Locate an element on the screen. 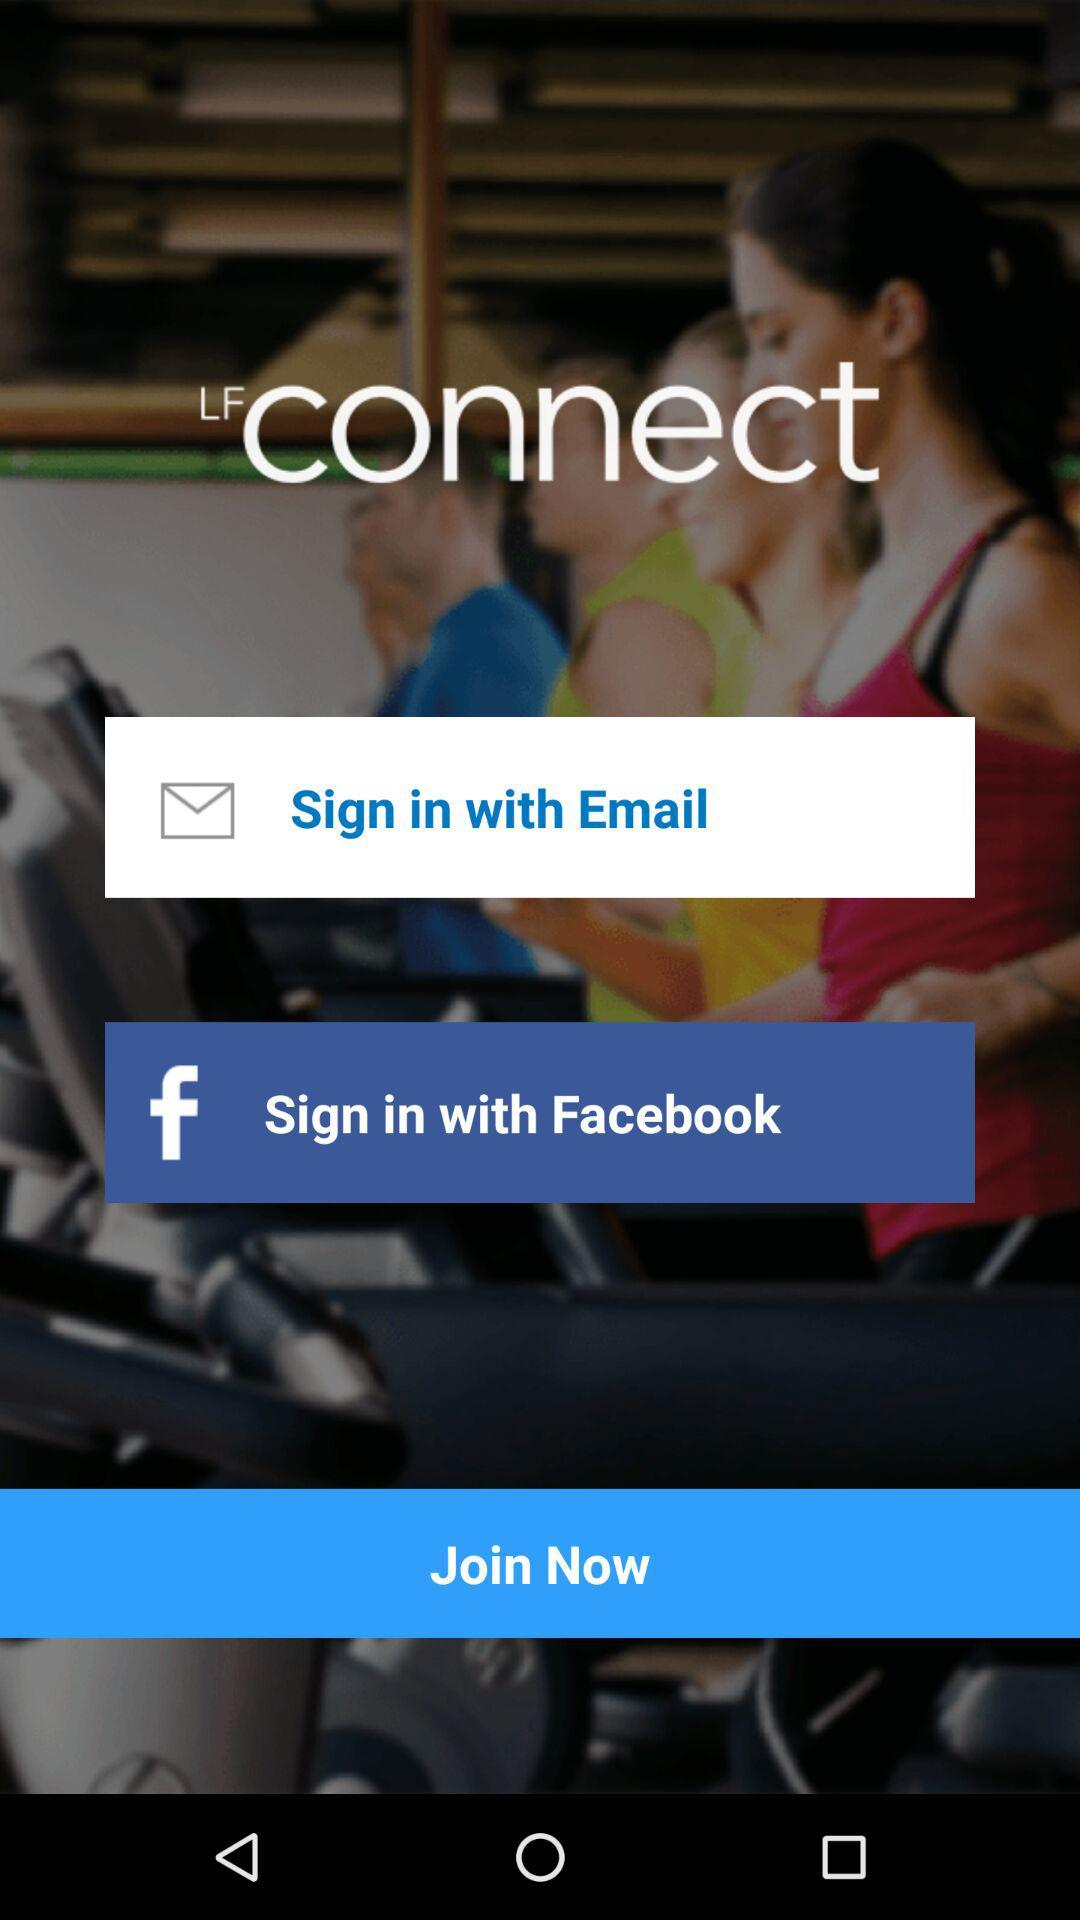 The width and height of the screenshot is (1080, 1920). app below the sign in with is located at coordinates (540, 1562).